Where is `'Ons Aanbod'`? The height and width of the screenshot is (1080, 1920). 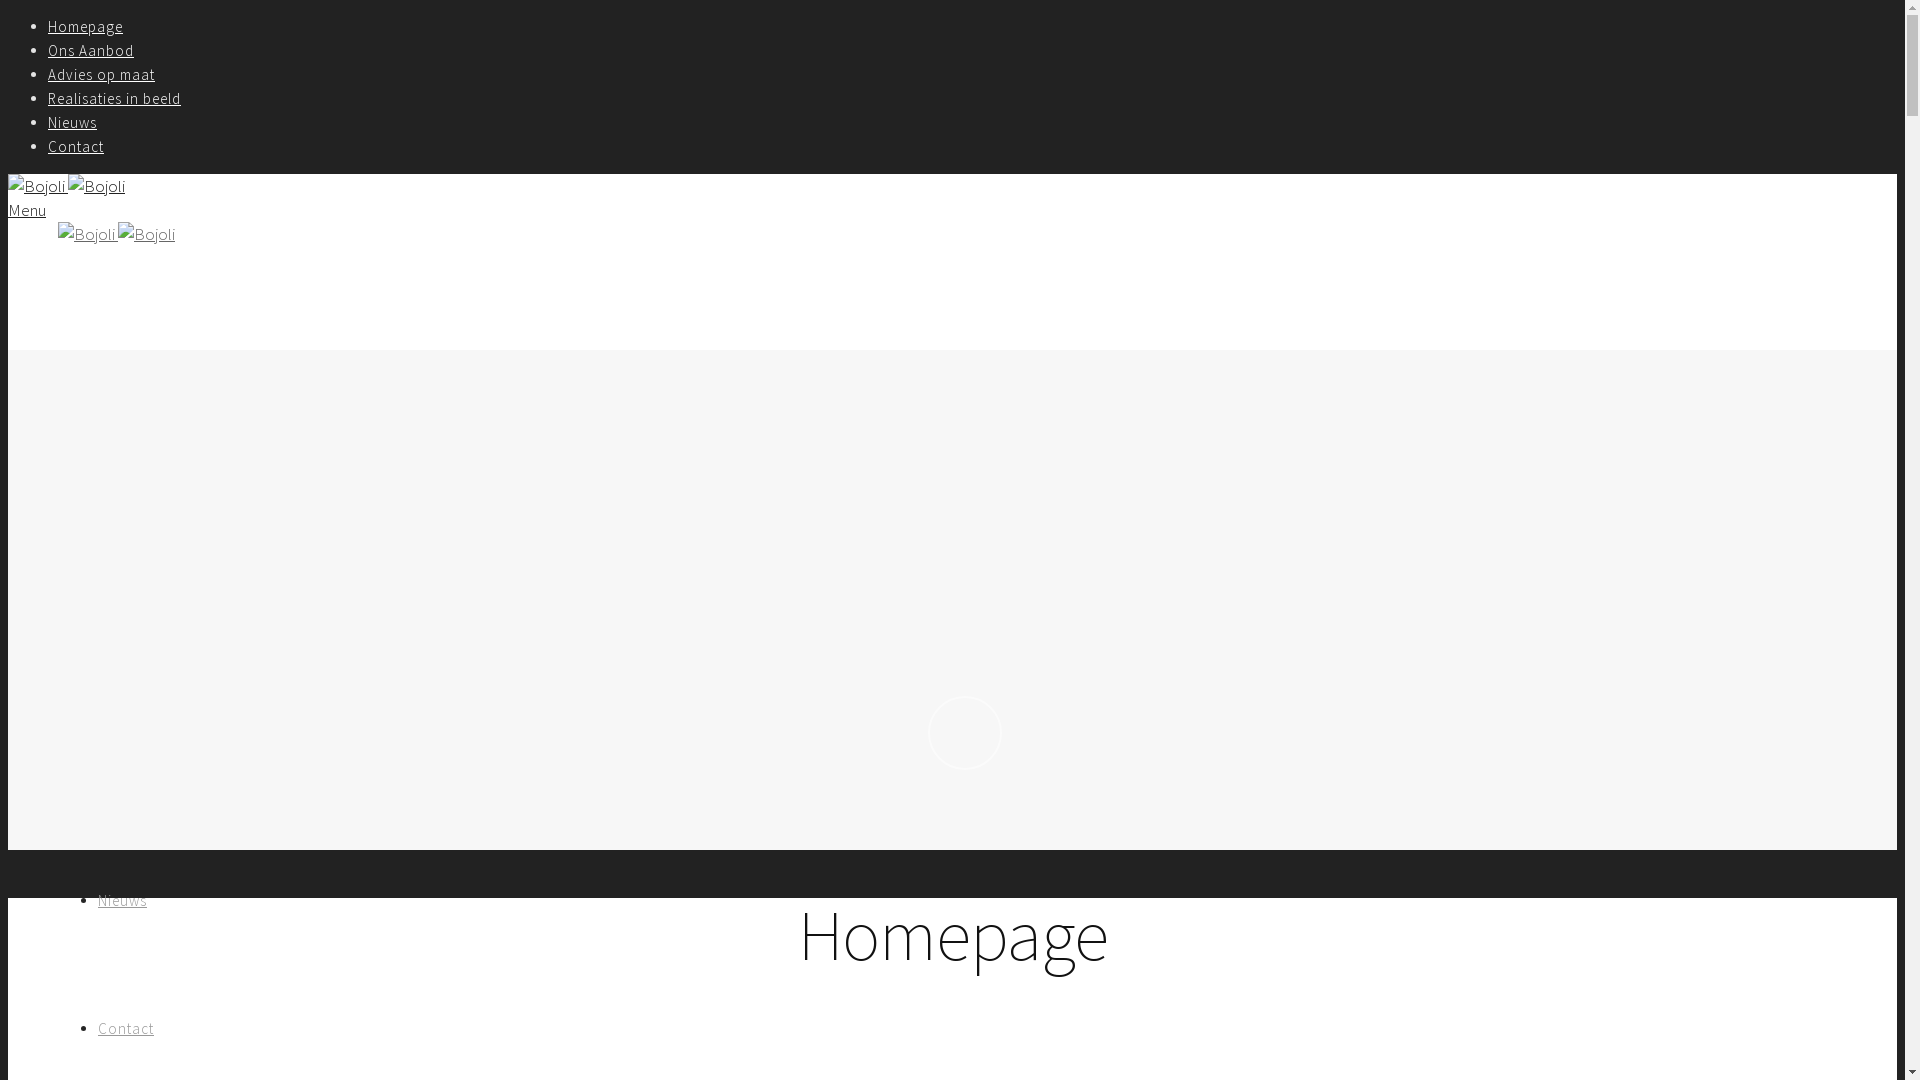 'Ons Aanbod' is located at coordinates (48, 49).